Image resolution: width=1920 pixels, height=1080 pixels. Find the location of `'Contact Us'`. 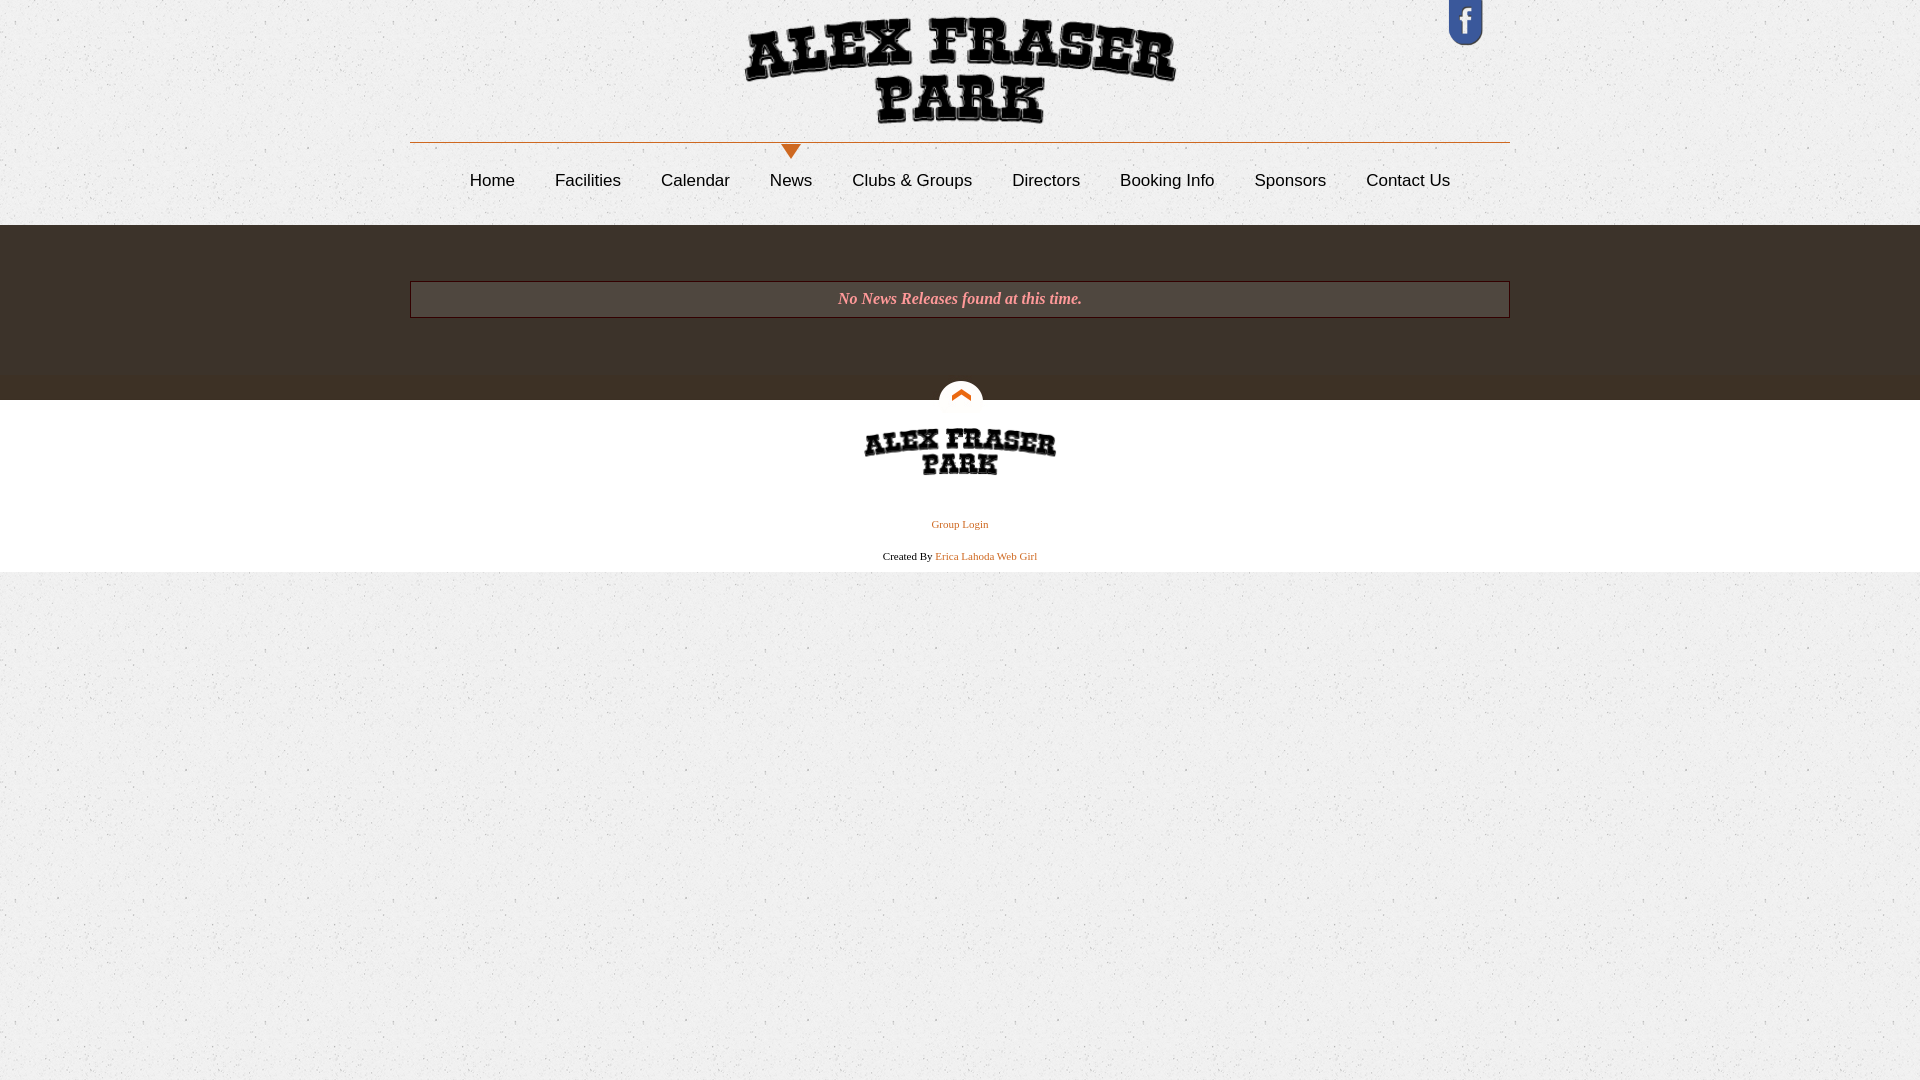

'Contact Us' is located at coordinates (1406, 180).